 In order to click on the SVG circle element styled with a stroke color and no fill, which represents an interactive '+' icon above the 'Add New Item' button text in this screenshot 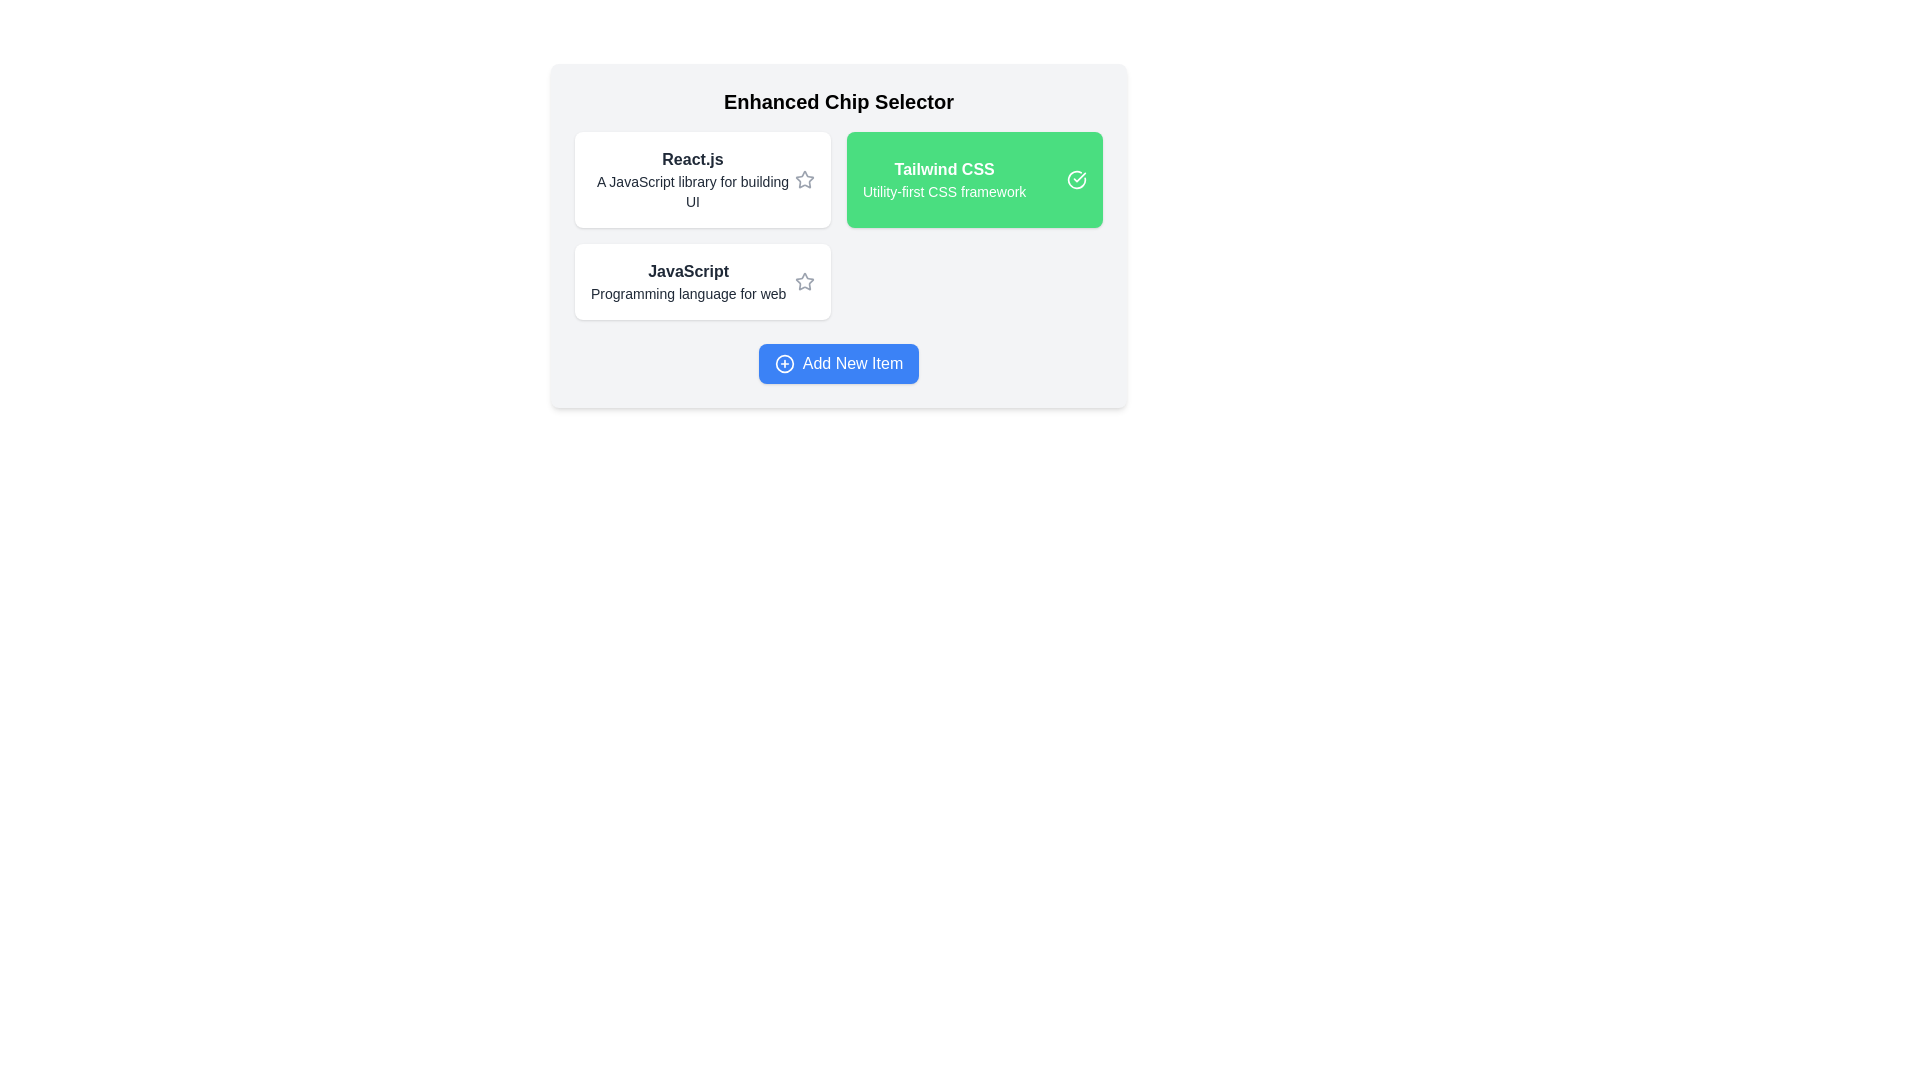, I will do `click(783, 363)`.